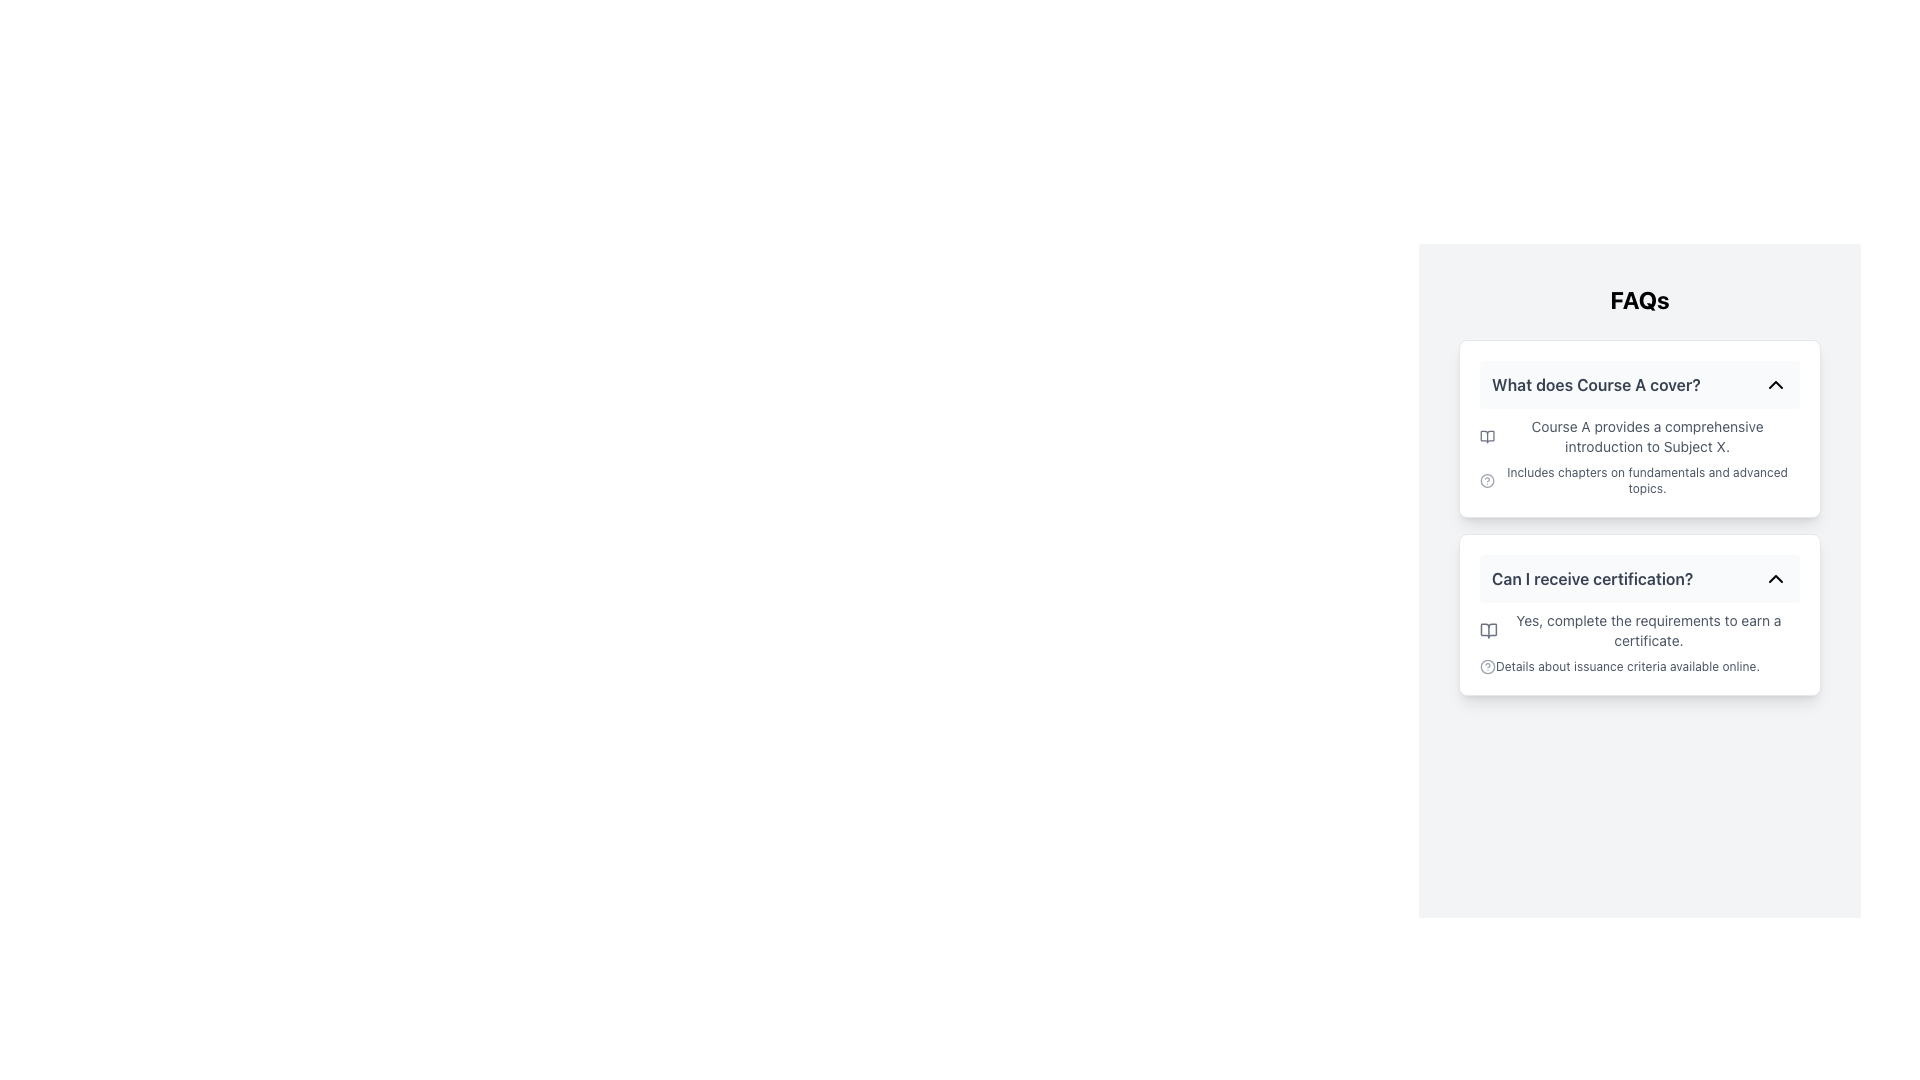  Describe the element at coordinates (1640, 667) in the screenshot. I see `the Static Text element that displays 'Details about issuance criteria available online.'` at that location.